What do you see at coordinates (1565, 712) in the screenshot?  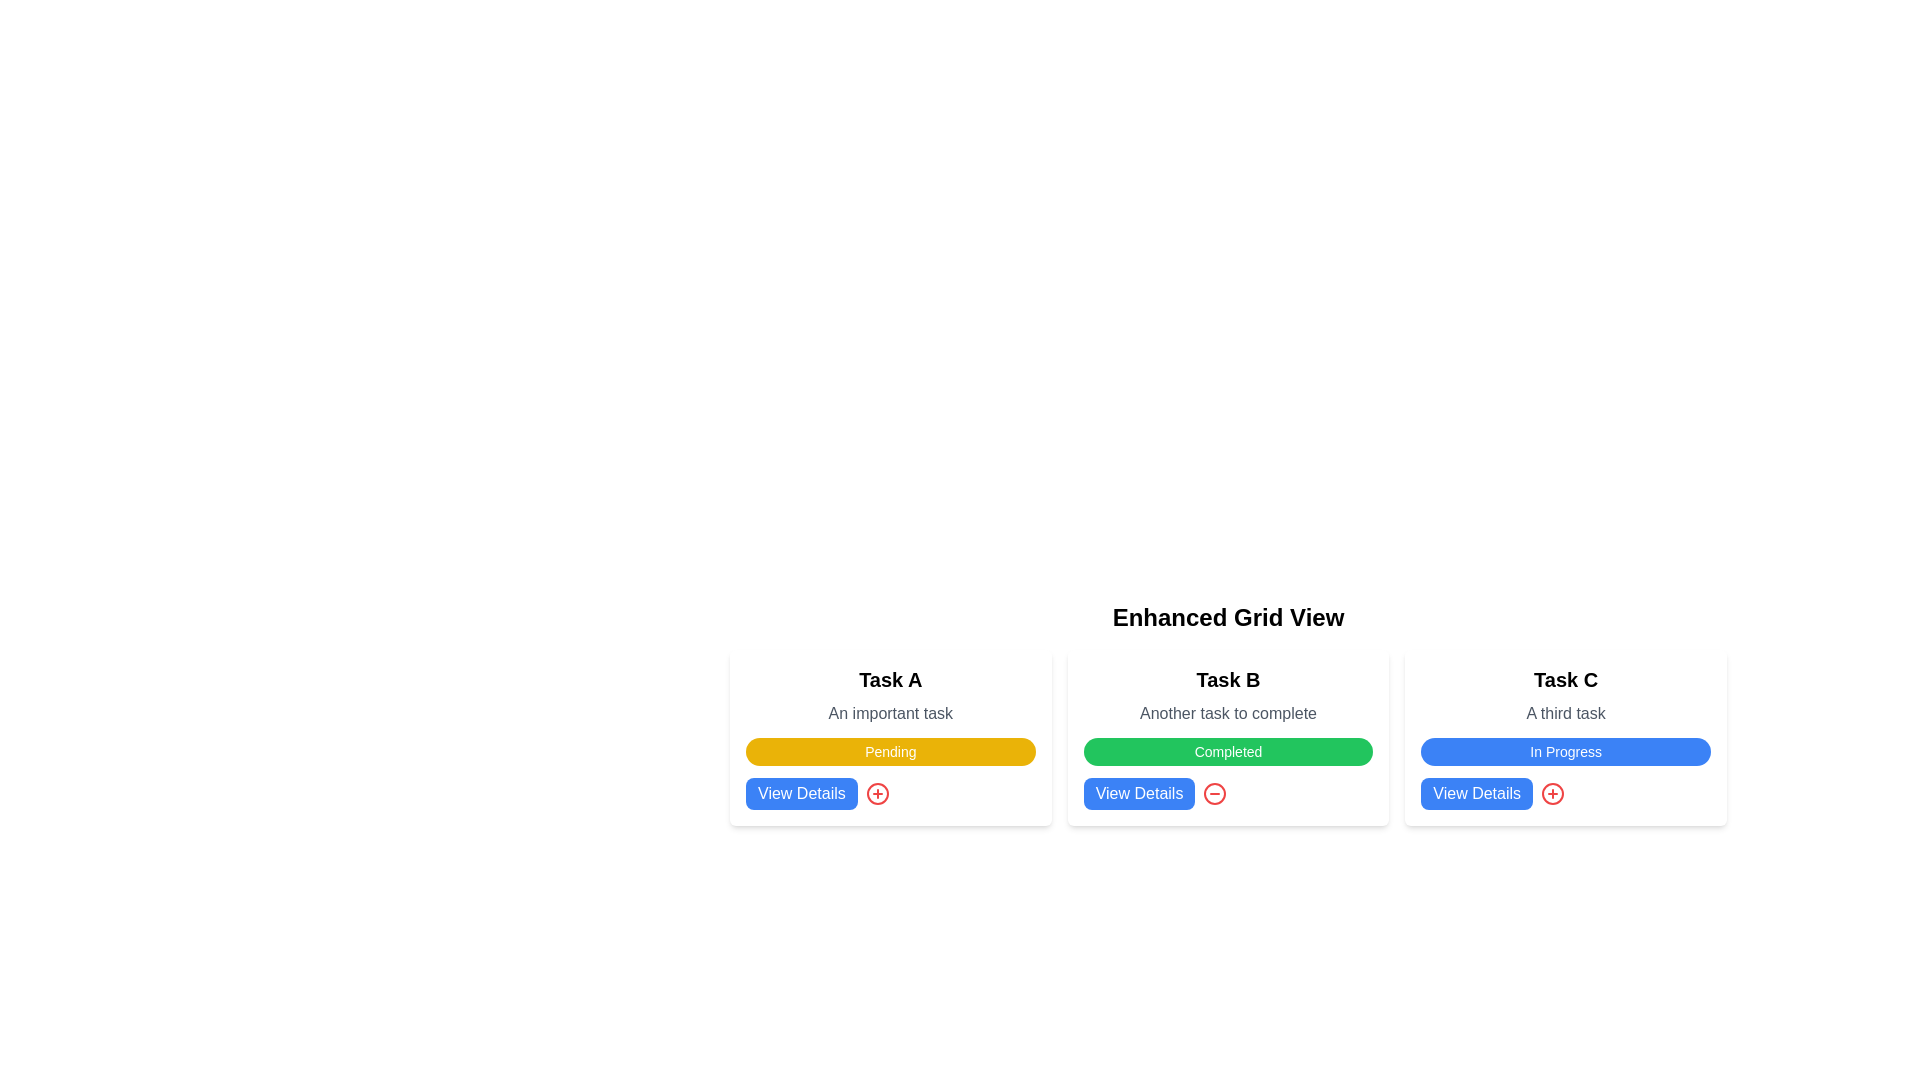 I see `the static text label providing information about 'Task C', which is positioned below the title 'Task C' and above the badge labeled 'In Progress'` at bounding box center [1565, 712].